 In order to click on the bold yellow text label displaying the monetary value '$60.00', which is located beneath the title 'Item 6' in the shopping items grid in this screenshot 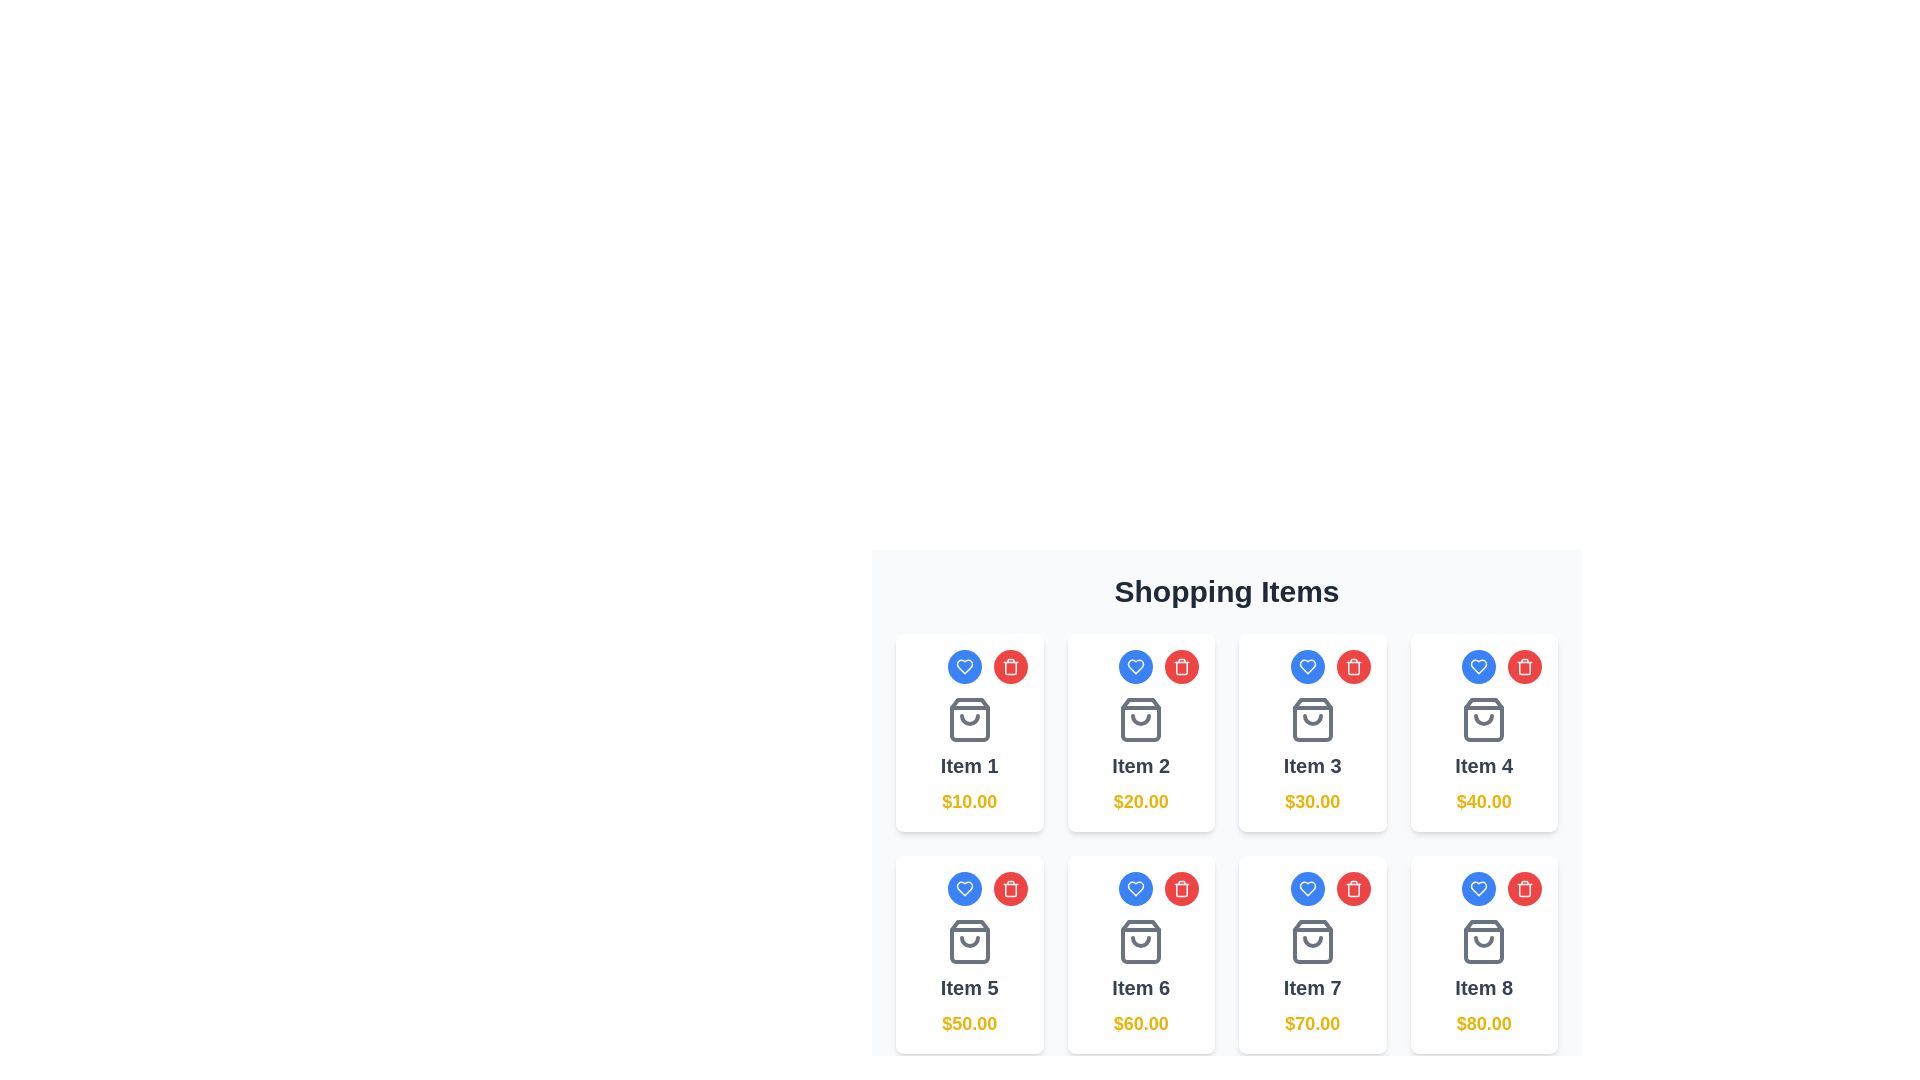, I will do `click(1141, 1023)`.